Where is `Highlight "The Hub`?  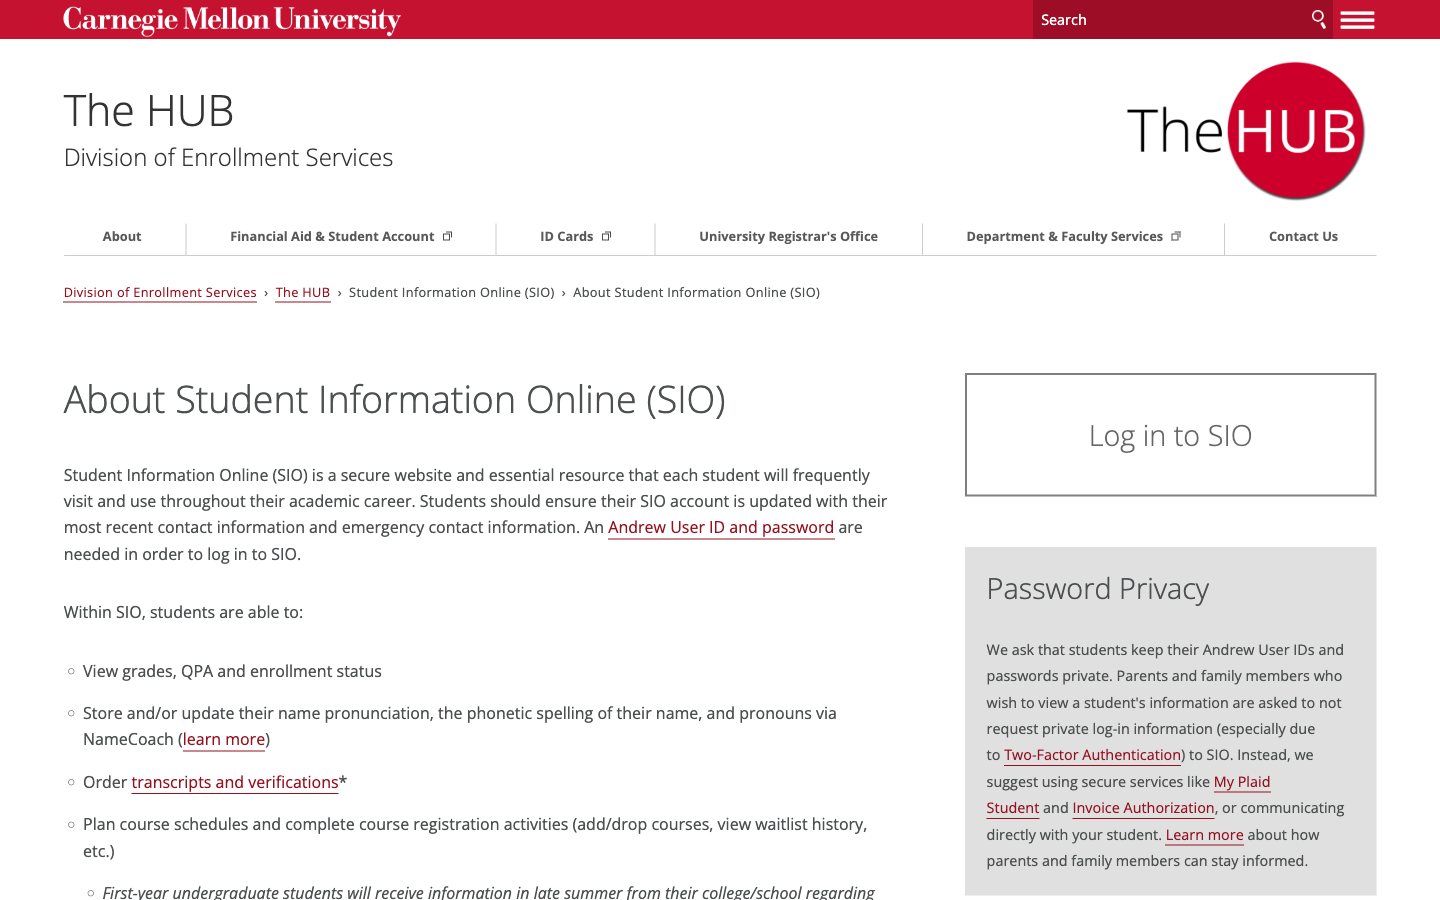
Highlight "The Hub is located at coordinates (207, 106).